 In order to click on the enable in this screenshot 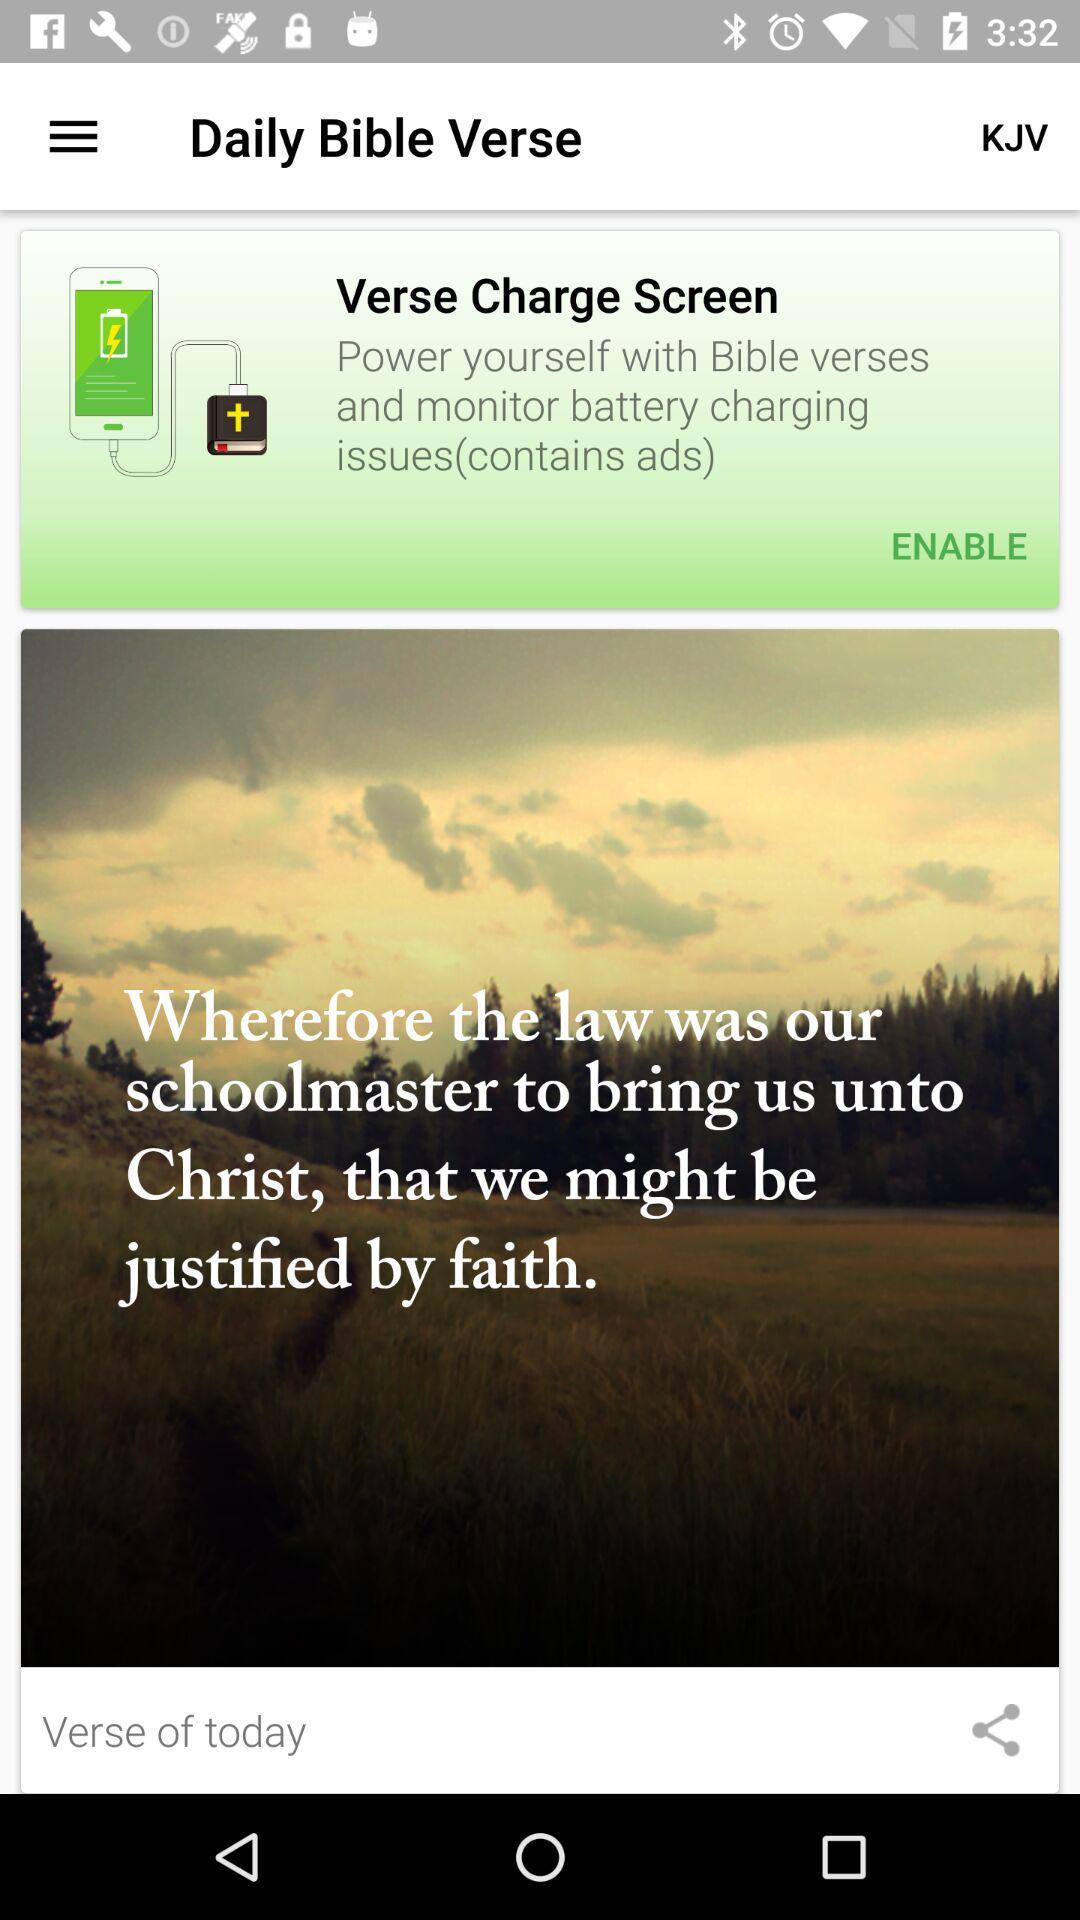, I will do `click(540, 545)`.